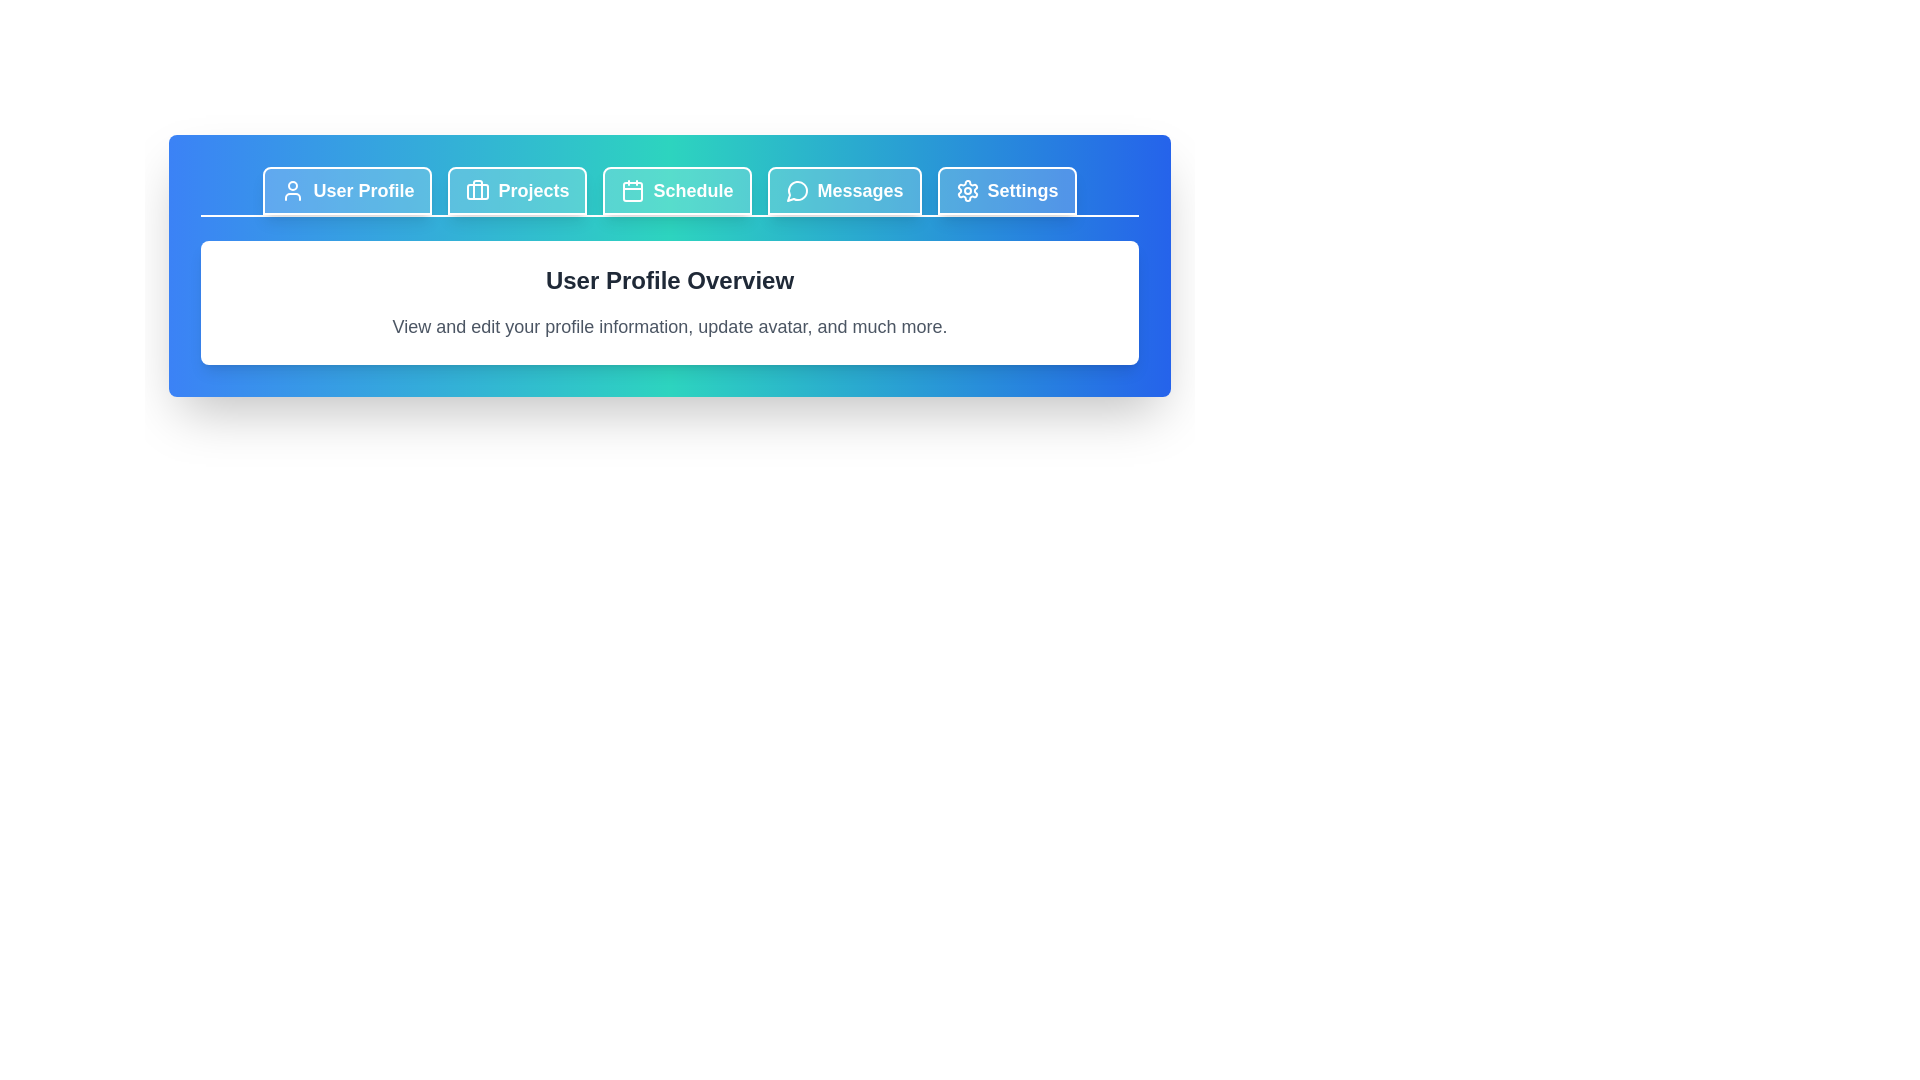 Image resolution: width=1920 pixels, height=1080 pixels. Describe the element at coordinates (967, 191) in the screenshot. I see `the cogwheel-shaped icon within the 'Settings' button in the rightmost option of the horizontal navigation bar` at that location.